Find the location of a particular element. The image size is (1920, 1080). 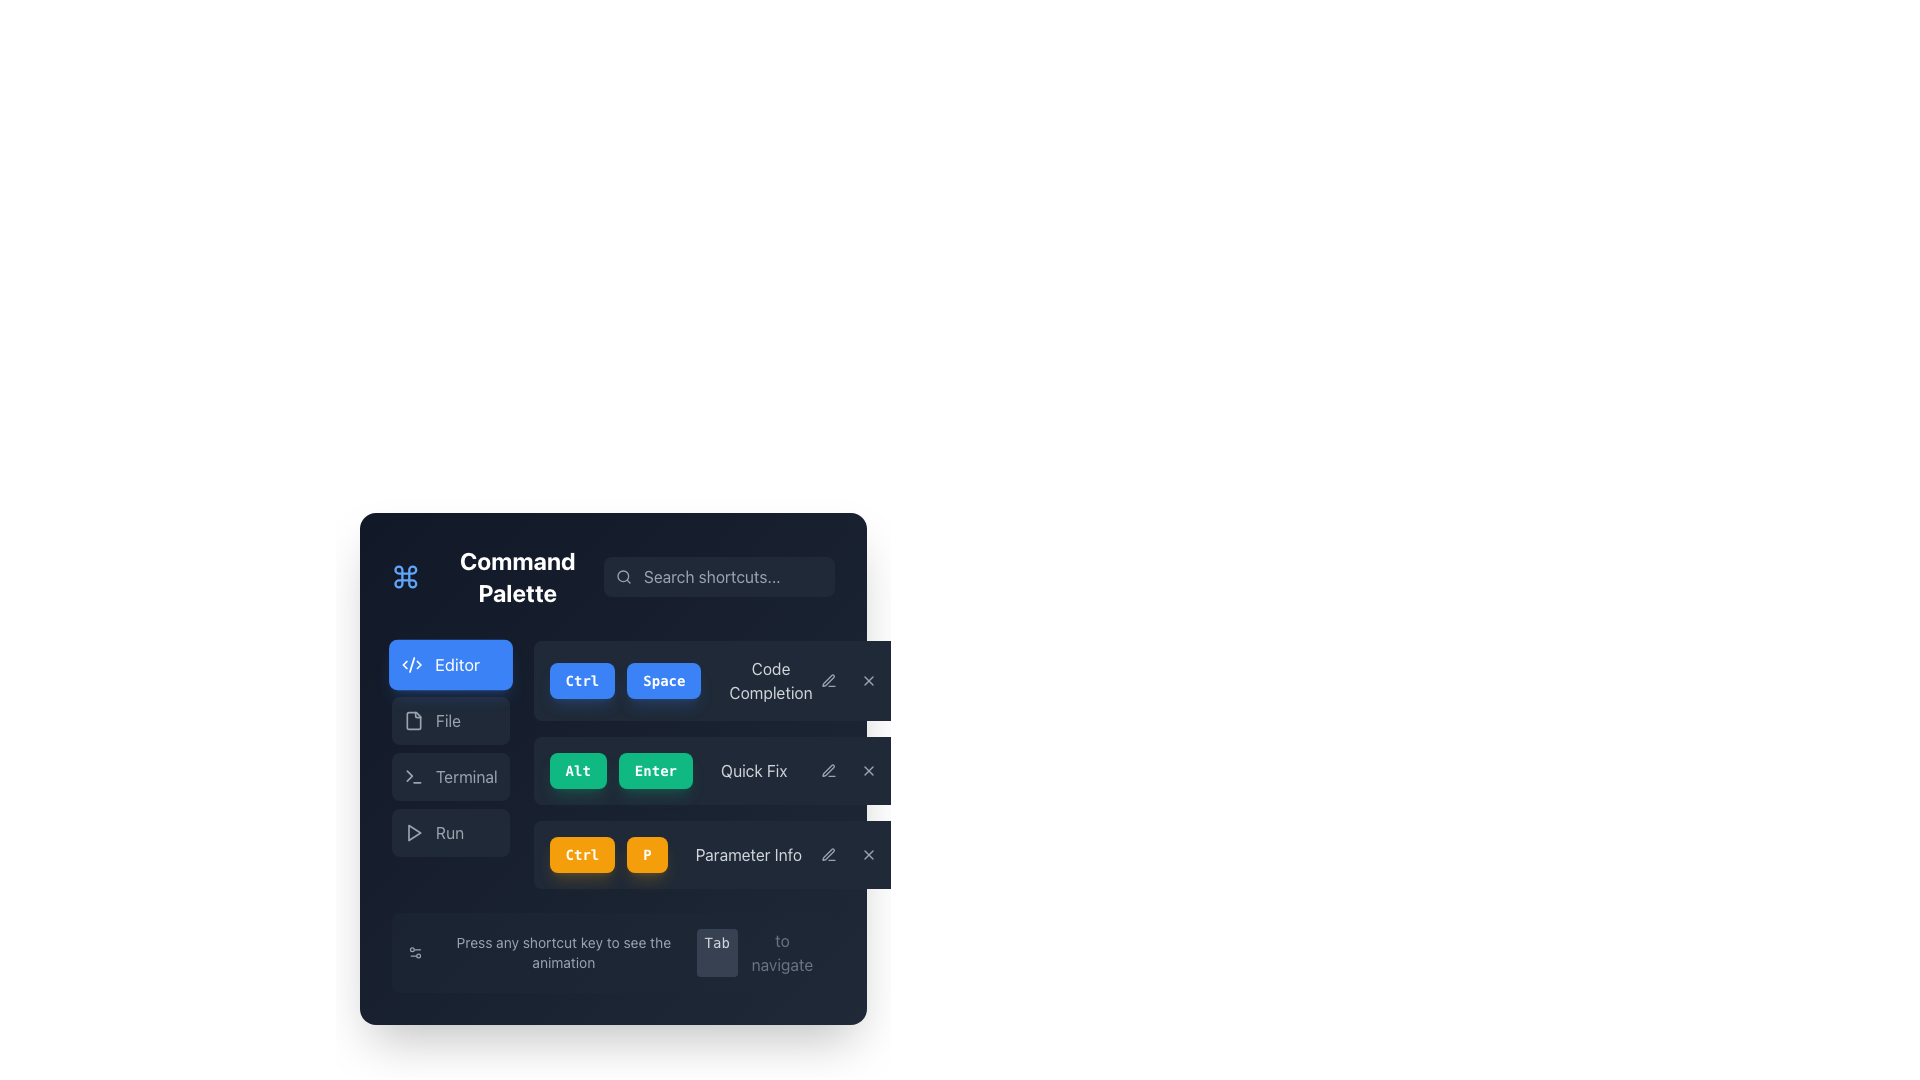

the 'File' button, which is the second button in a vertical list located below the 'Editor' button and above the 'Terminal' button is located at coordinates (449, 721).